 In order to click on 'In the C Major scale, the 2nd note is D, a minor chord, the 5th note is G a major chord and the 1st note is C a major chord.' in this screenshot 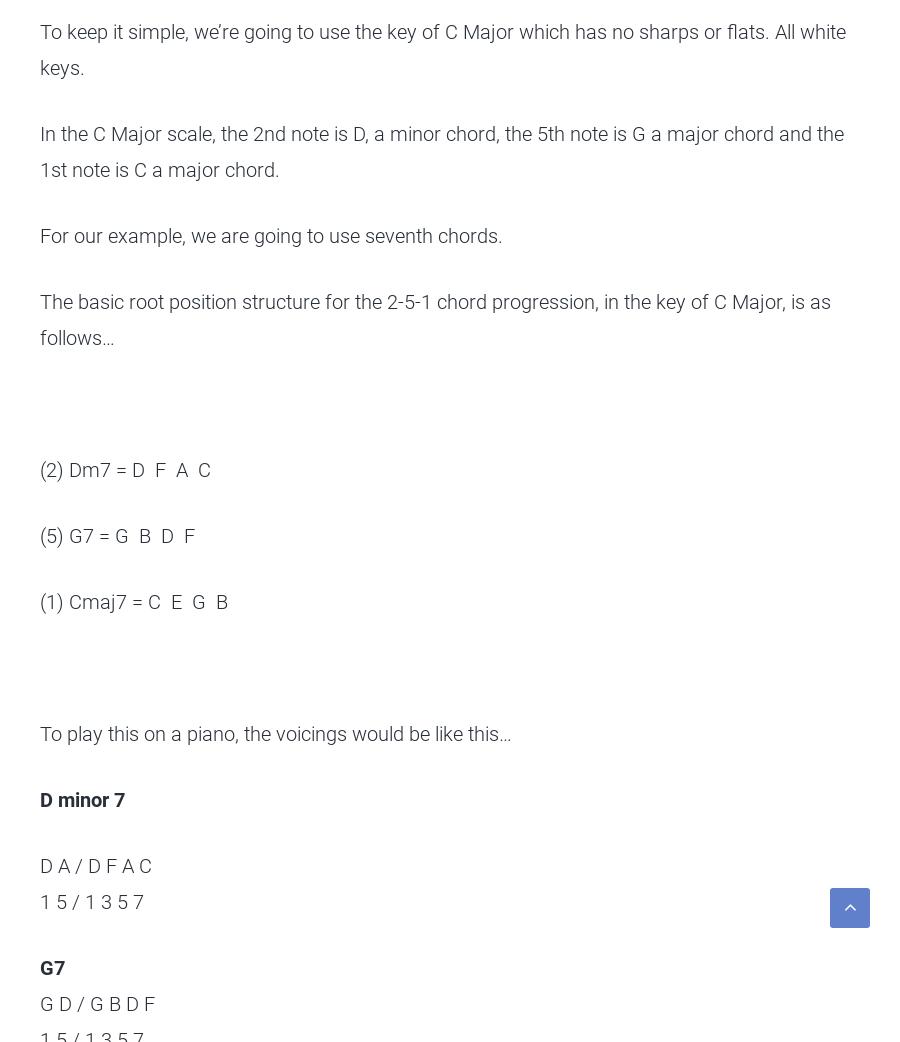, I will do `click(441, 152)`.